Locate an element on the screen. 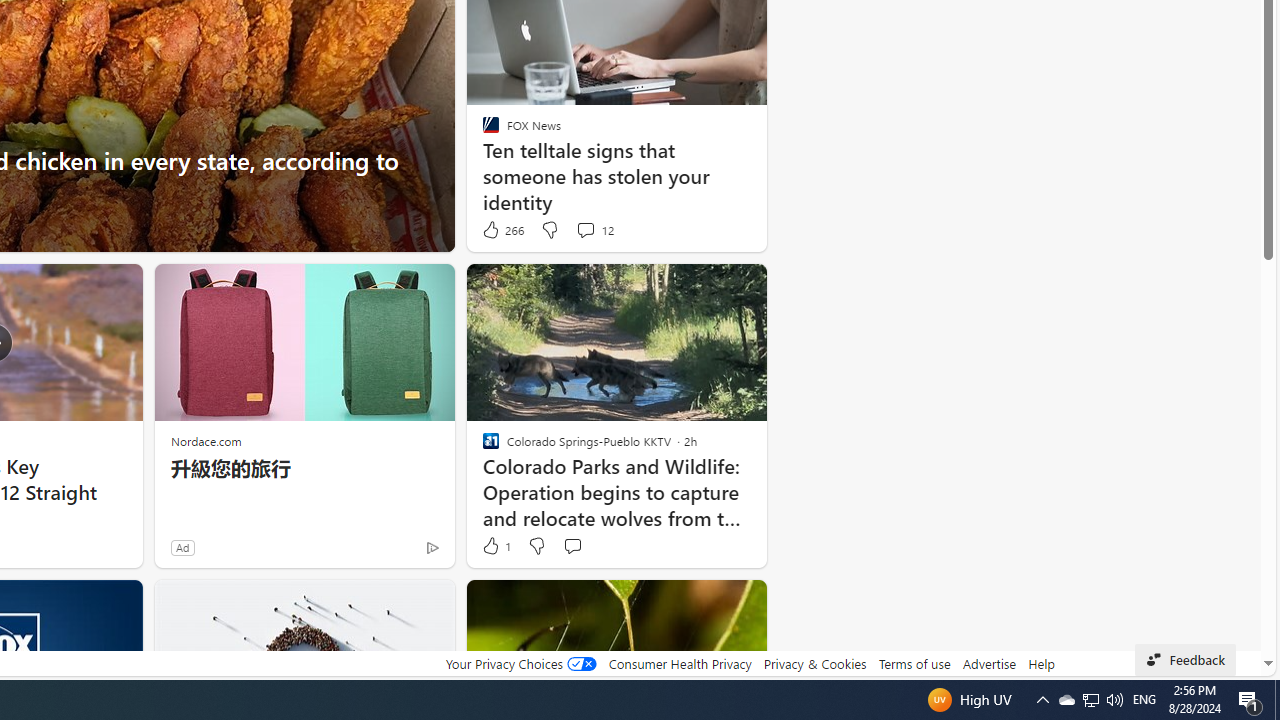 The width and height of the screenshot is (1280, 720). 'Your Privacy Choices' is located at coordinates (520, 663).